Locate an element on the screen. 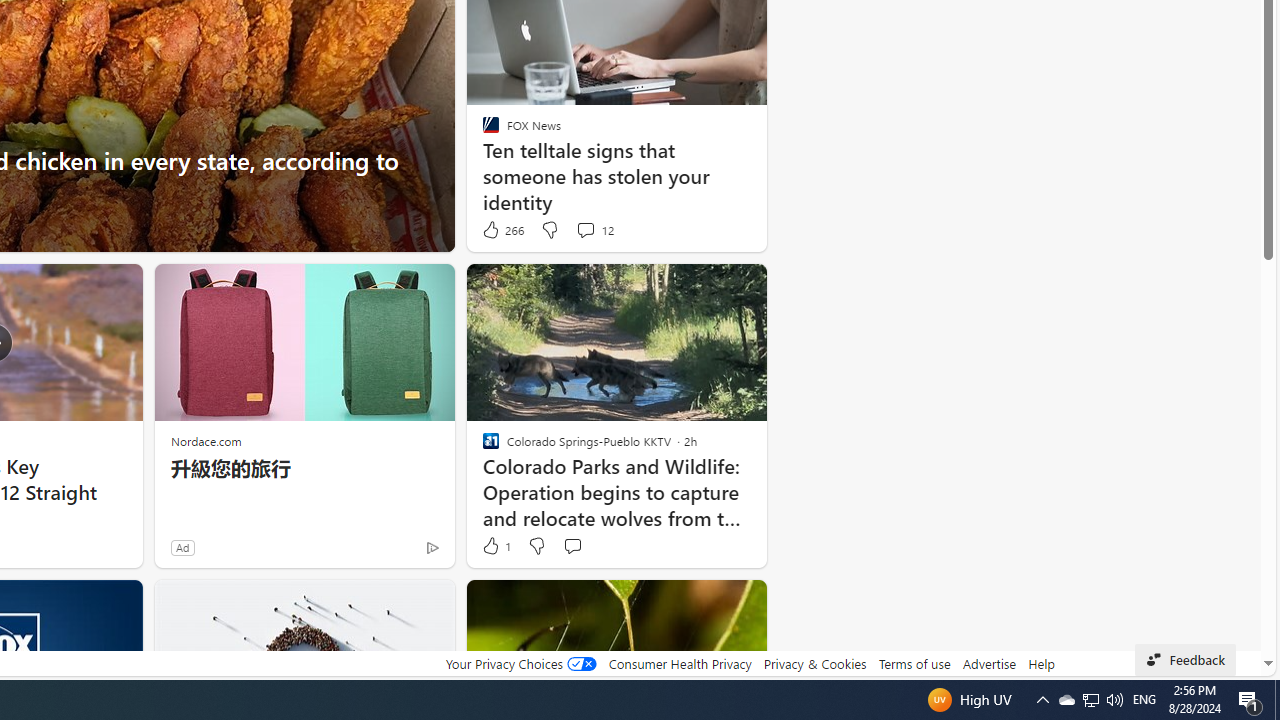 The width and height of the screenshot is (1280, 720). 'Your Privacy Choices' is located at coordinates (520, 663).